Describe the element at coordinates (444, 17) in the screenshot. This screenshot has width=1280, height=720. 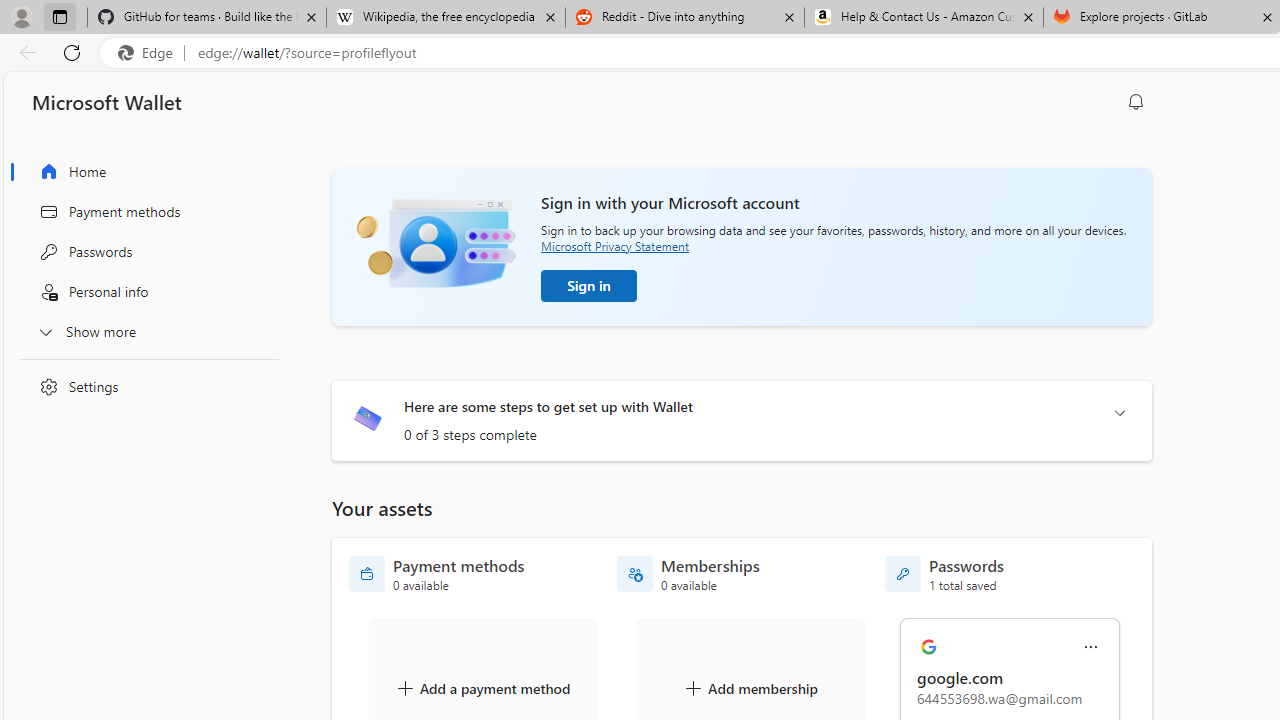
I see `'Wikipedia, the free encyclopedia'` at that location.